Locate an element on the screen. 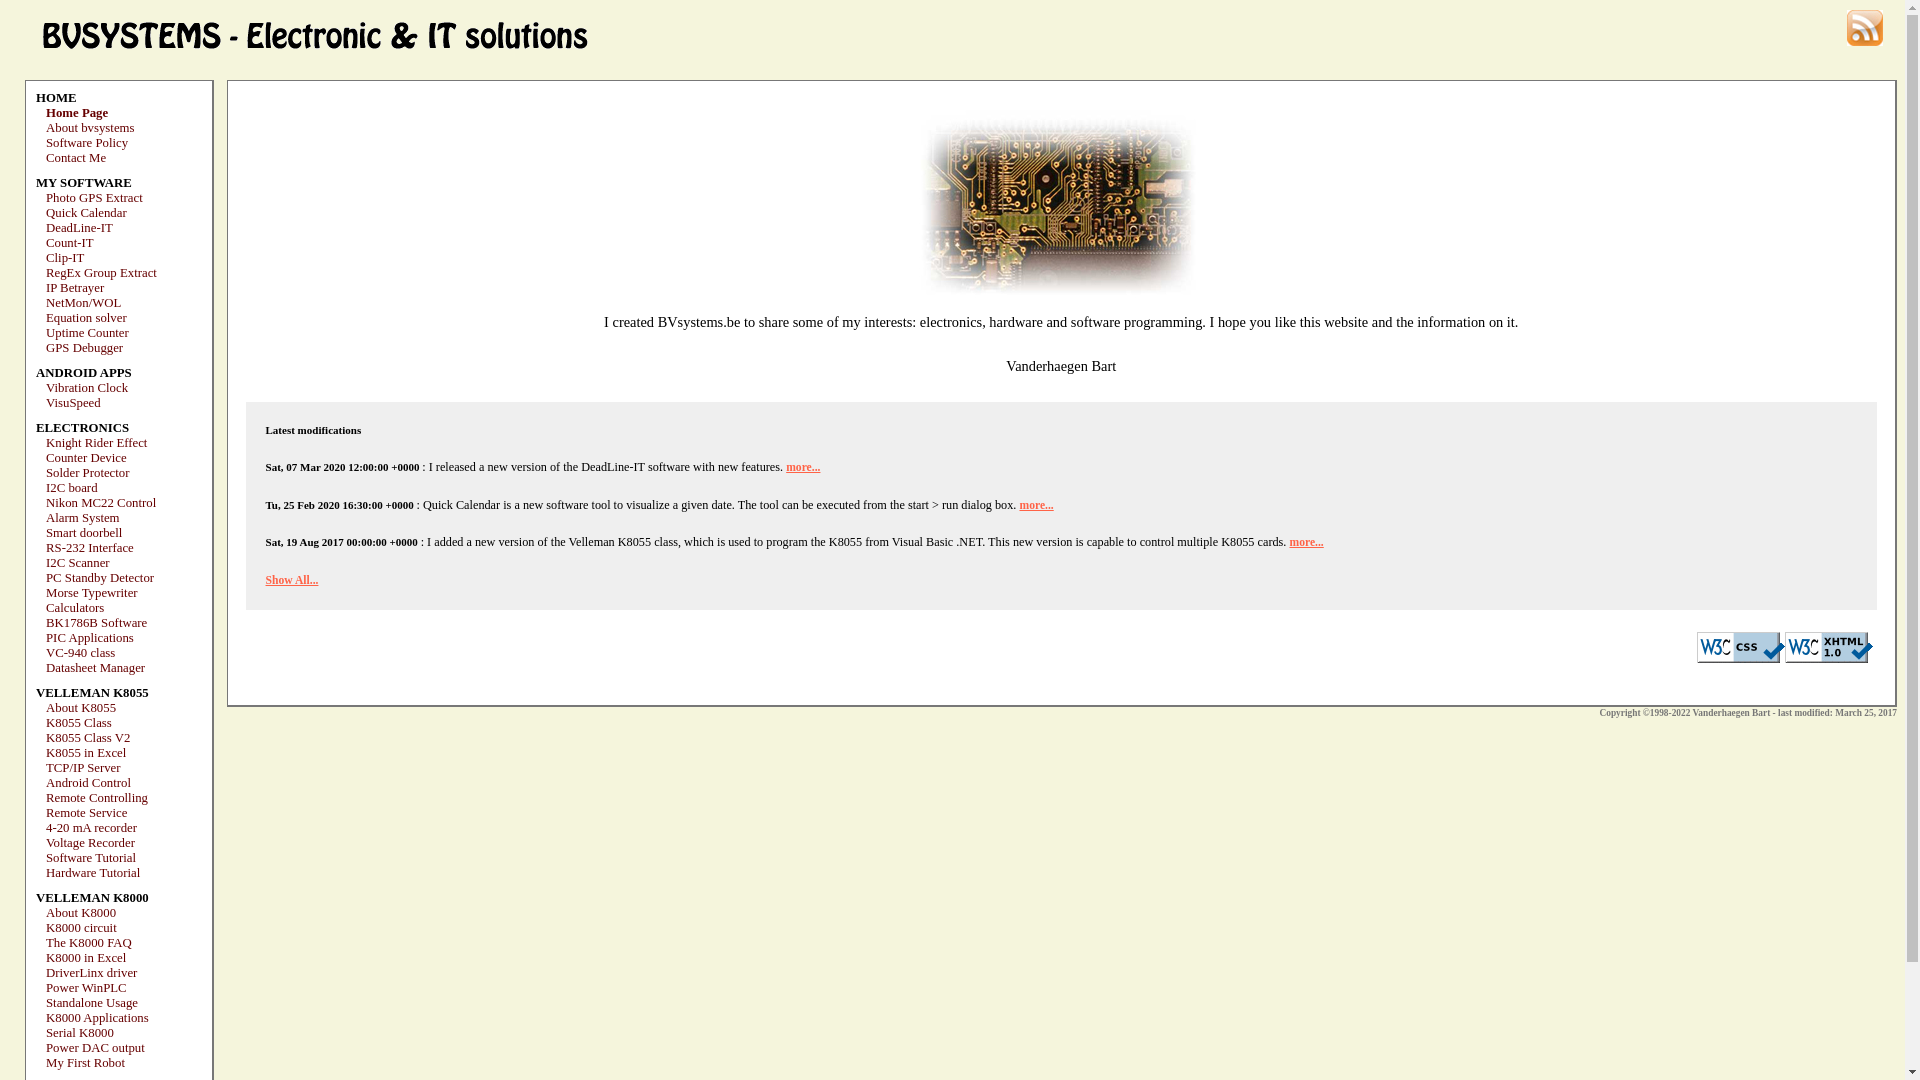  'K8000 in Excel' is located at coordinates (85, 956).